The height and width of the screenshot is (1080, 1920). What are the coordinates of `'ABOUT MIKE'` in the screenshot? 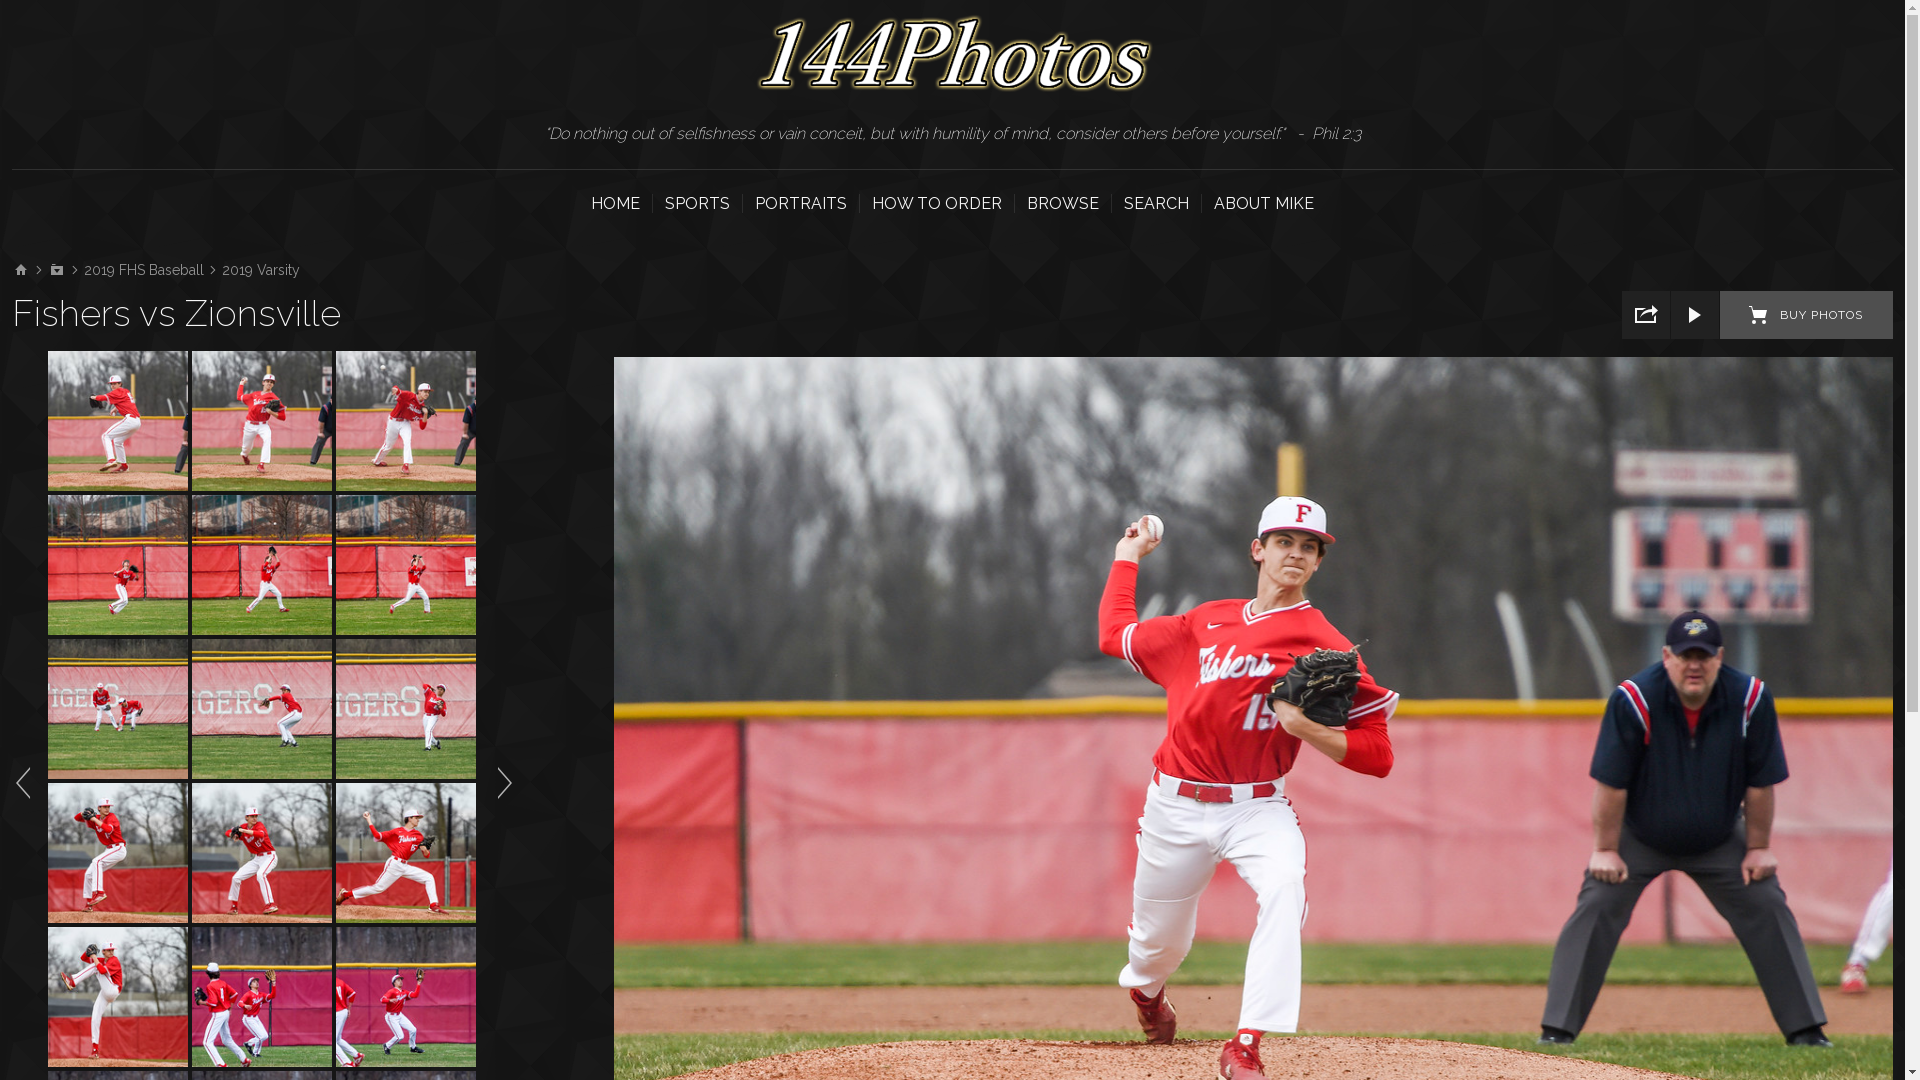 It's located at (1262, 203).